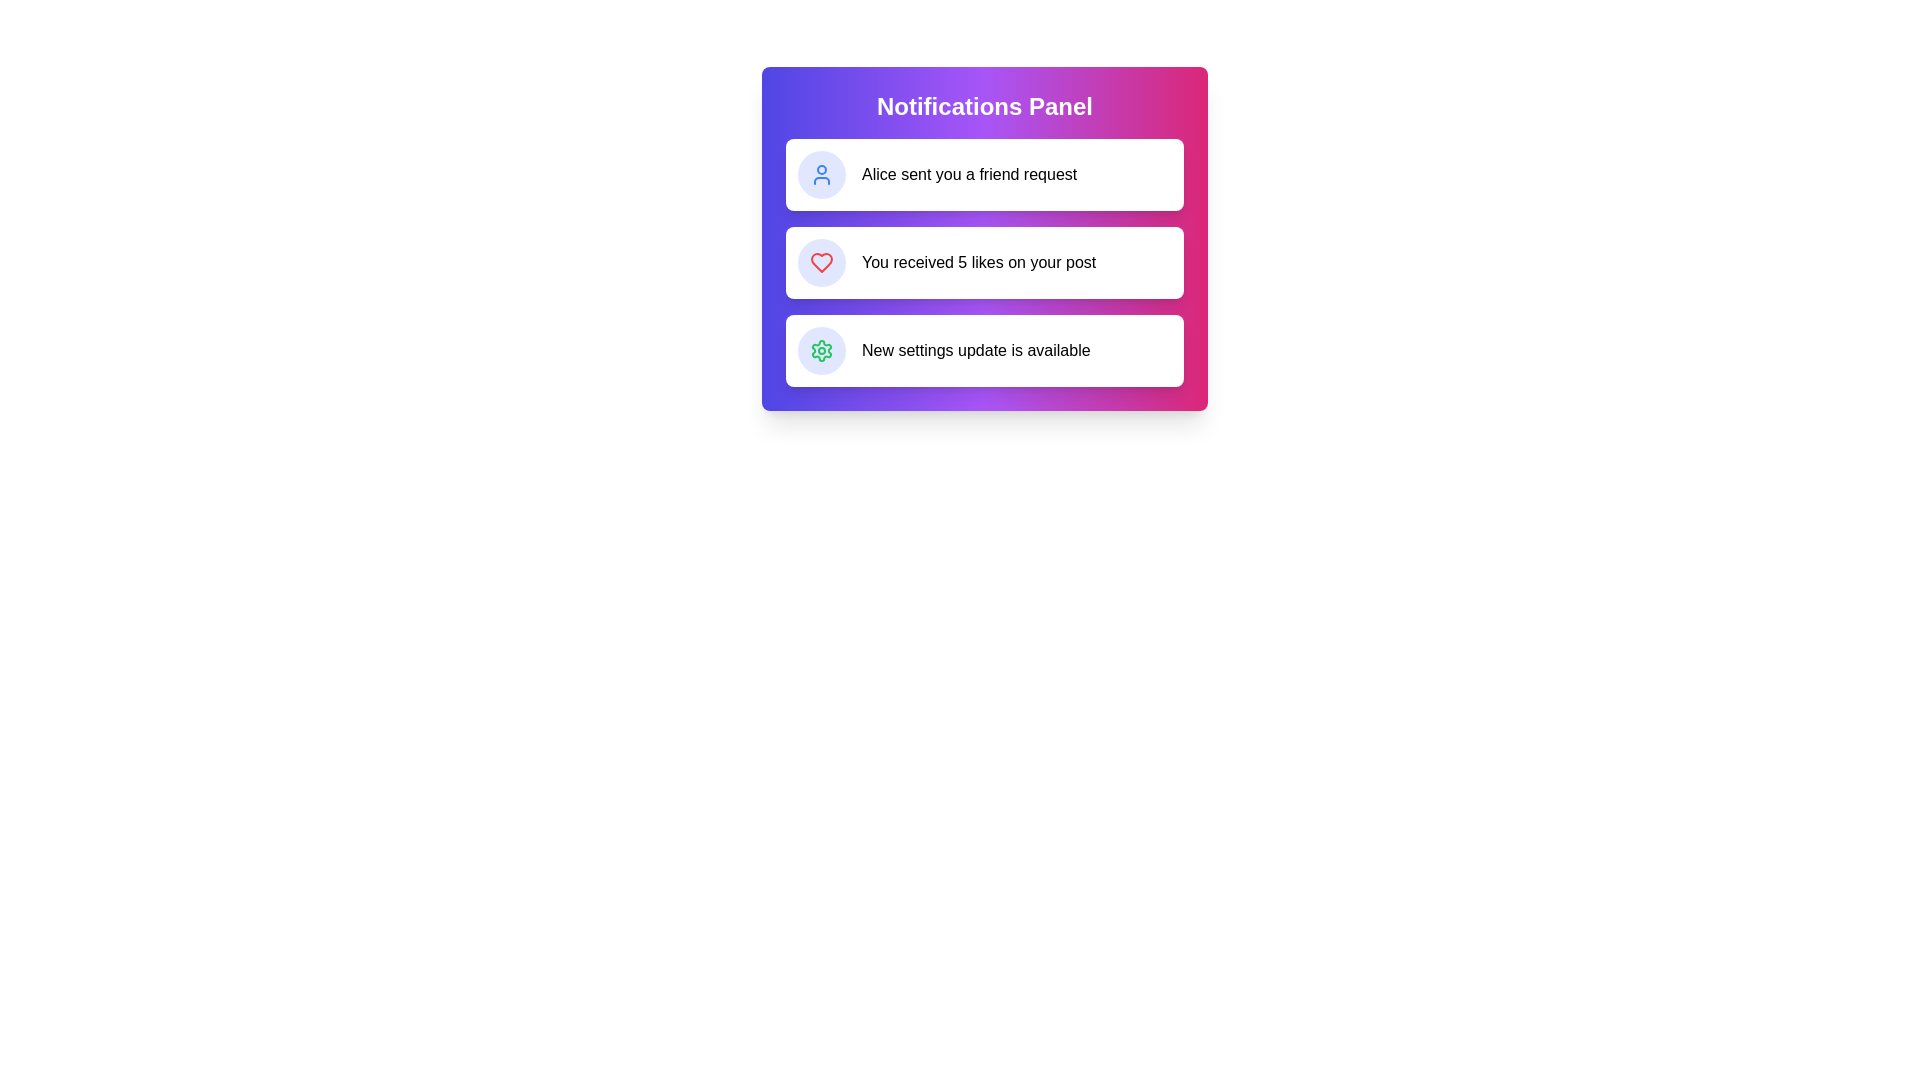 This screenshot has height=1080, width=1920. Describe the element at coordinates (821, 350) in the screenshot. I see `the settings vector icon located in the third row of the notifications panel, which indicates a new settings update is available` at that location.